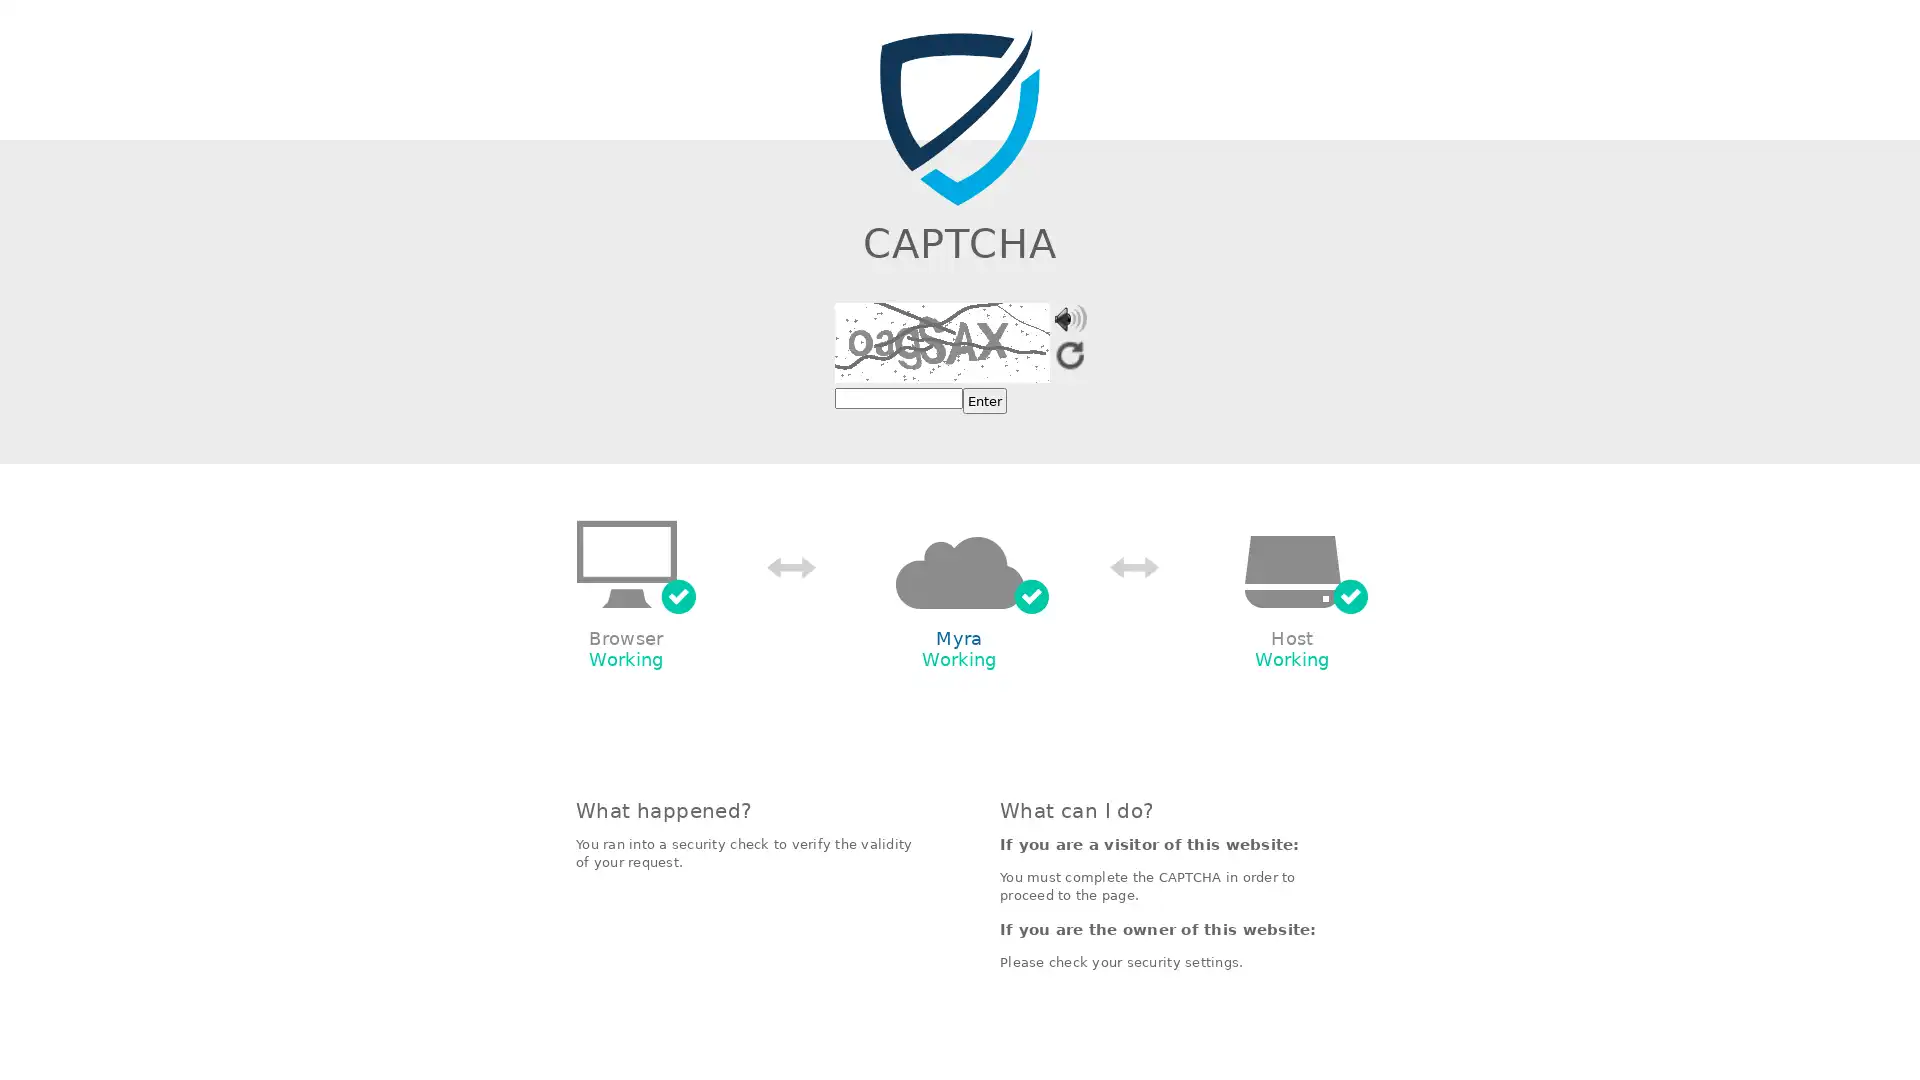 This screenshot has width=1920, height=1080. Describe the element at coordinates (984, 401) in the screenshot. I see `Enter` at that location.